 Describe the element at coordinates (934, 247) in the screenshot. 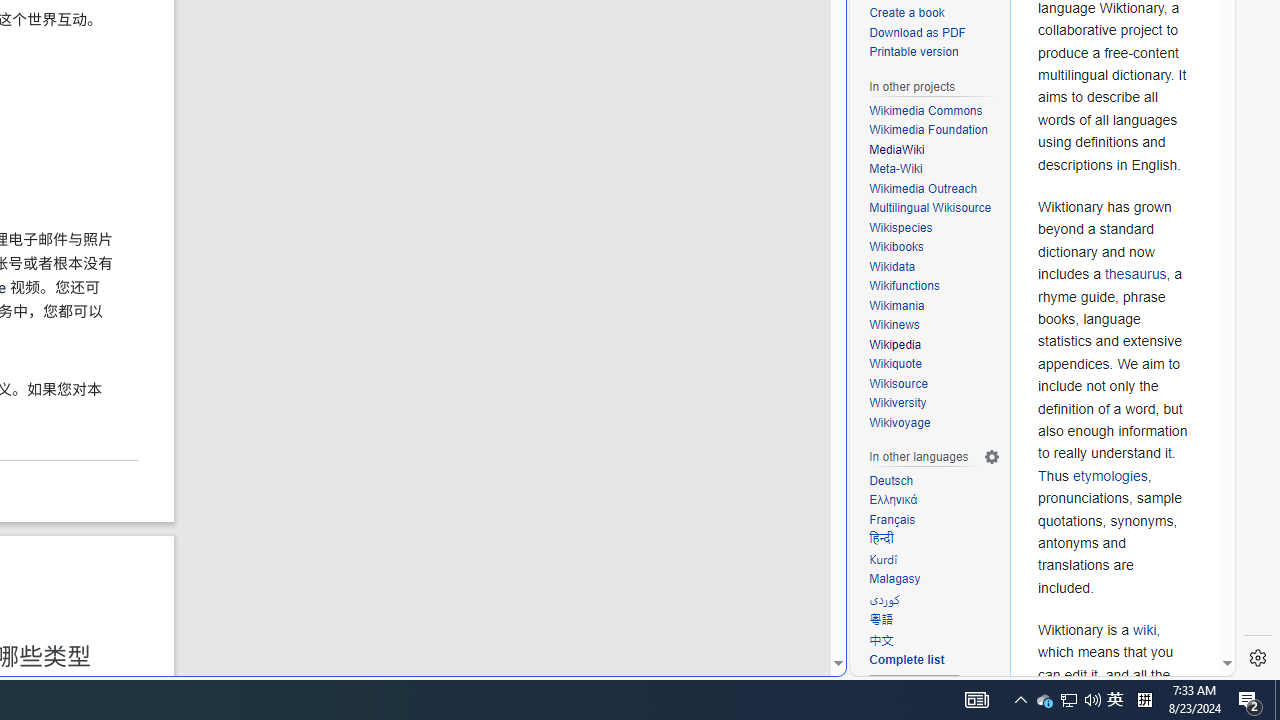

I see `'Wikibooks'` at that location.